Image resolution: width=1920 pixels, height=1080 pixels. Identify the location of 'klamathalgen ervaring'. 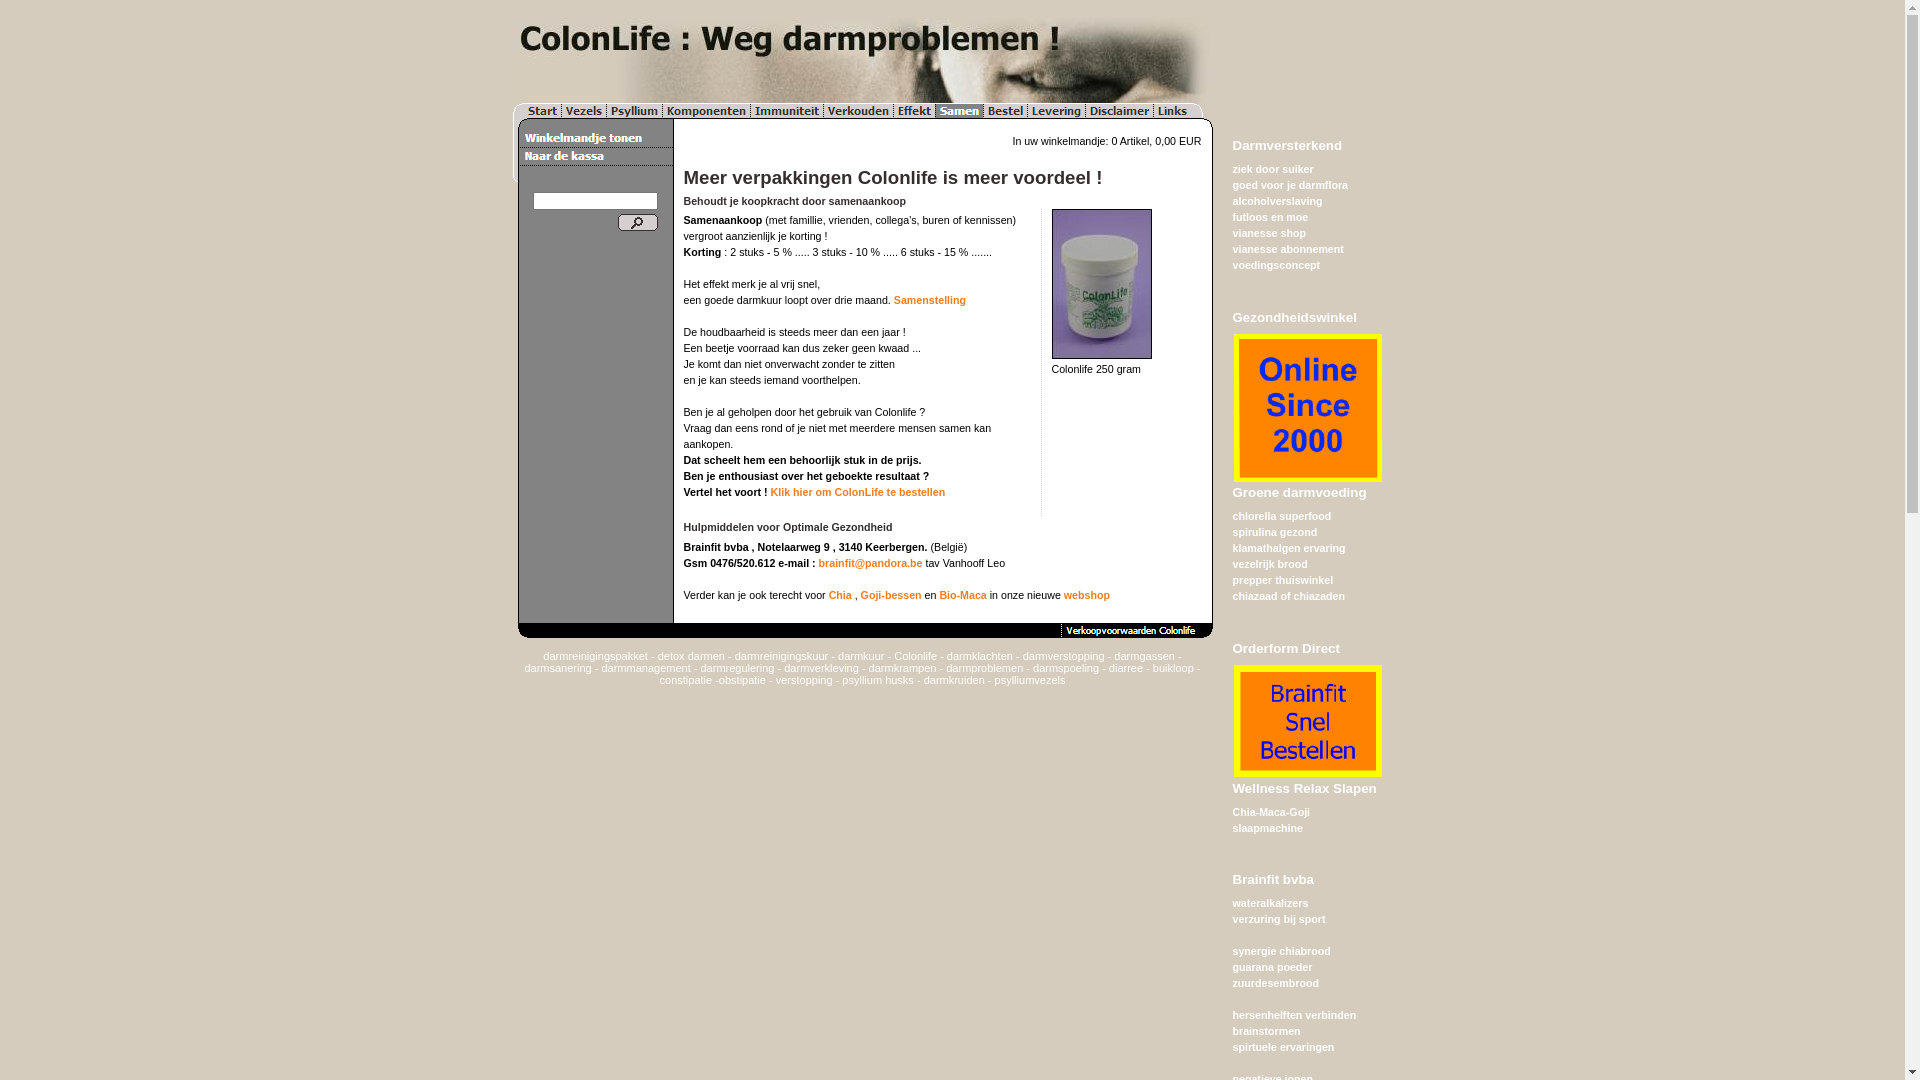
(1288, 547).